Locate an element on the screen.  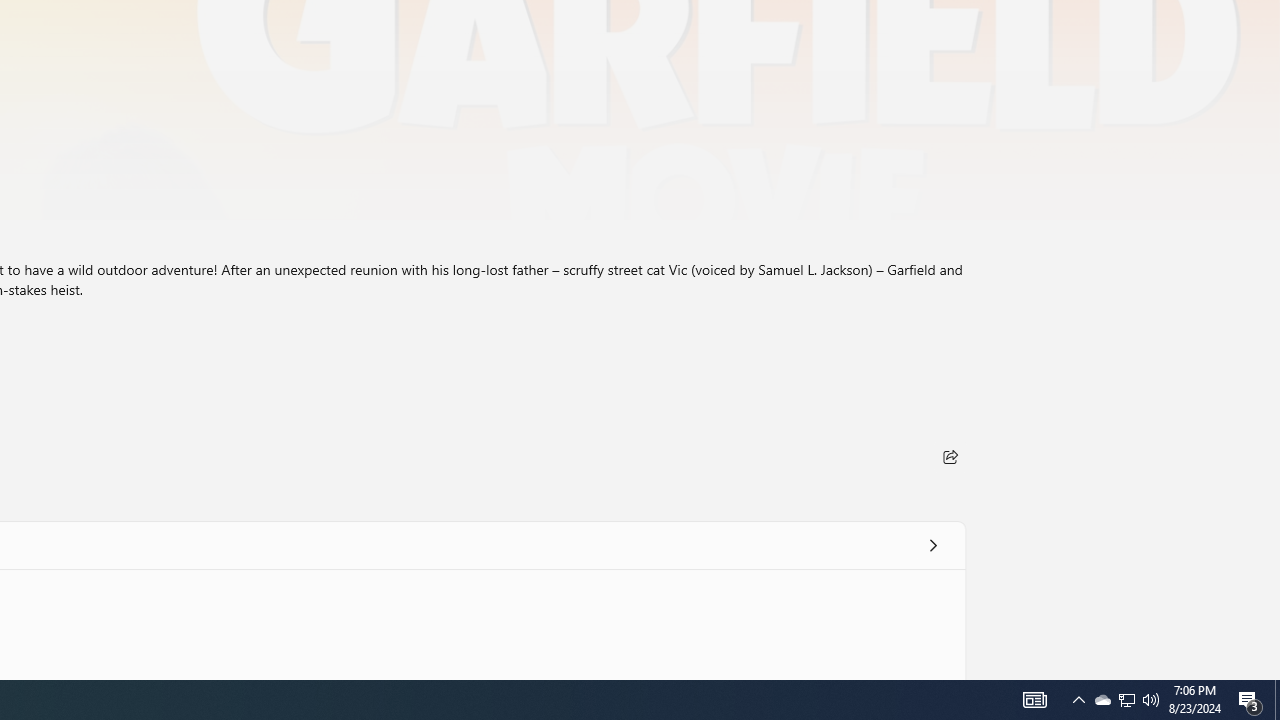
'See all' is located at coordinates (931, 545).